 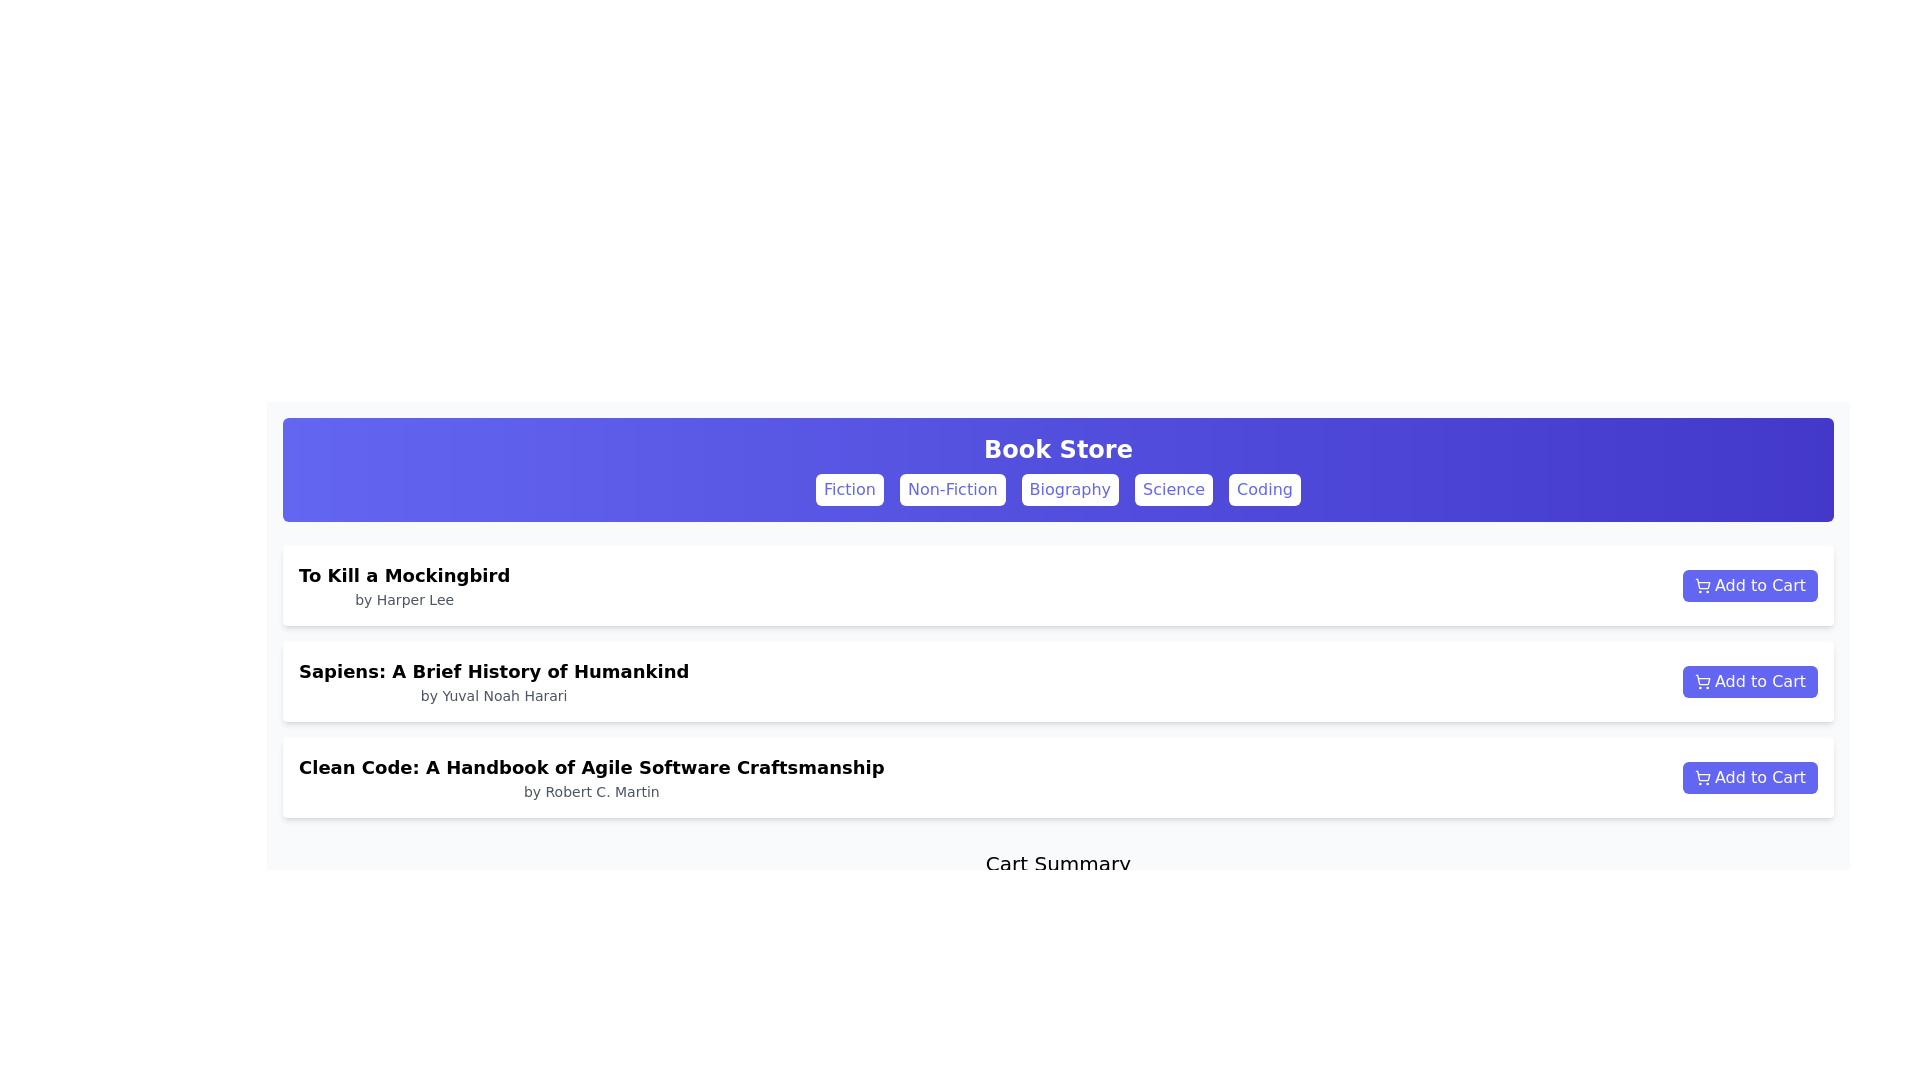 What do you see at coordinates (590, 766) in the screenshot?
I see `the static text element displaying the title 'Clean Code: A Handbook of Agile Software Craftsmanship', which is located in the middle of the interface as the upper text in the third book entry` at bounding box center [590, 766].